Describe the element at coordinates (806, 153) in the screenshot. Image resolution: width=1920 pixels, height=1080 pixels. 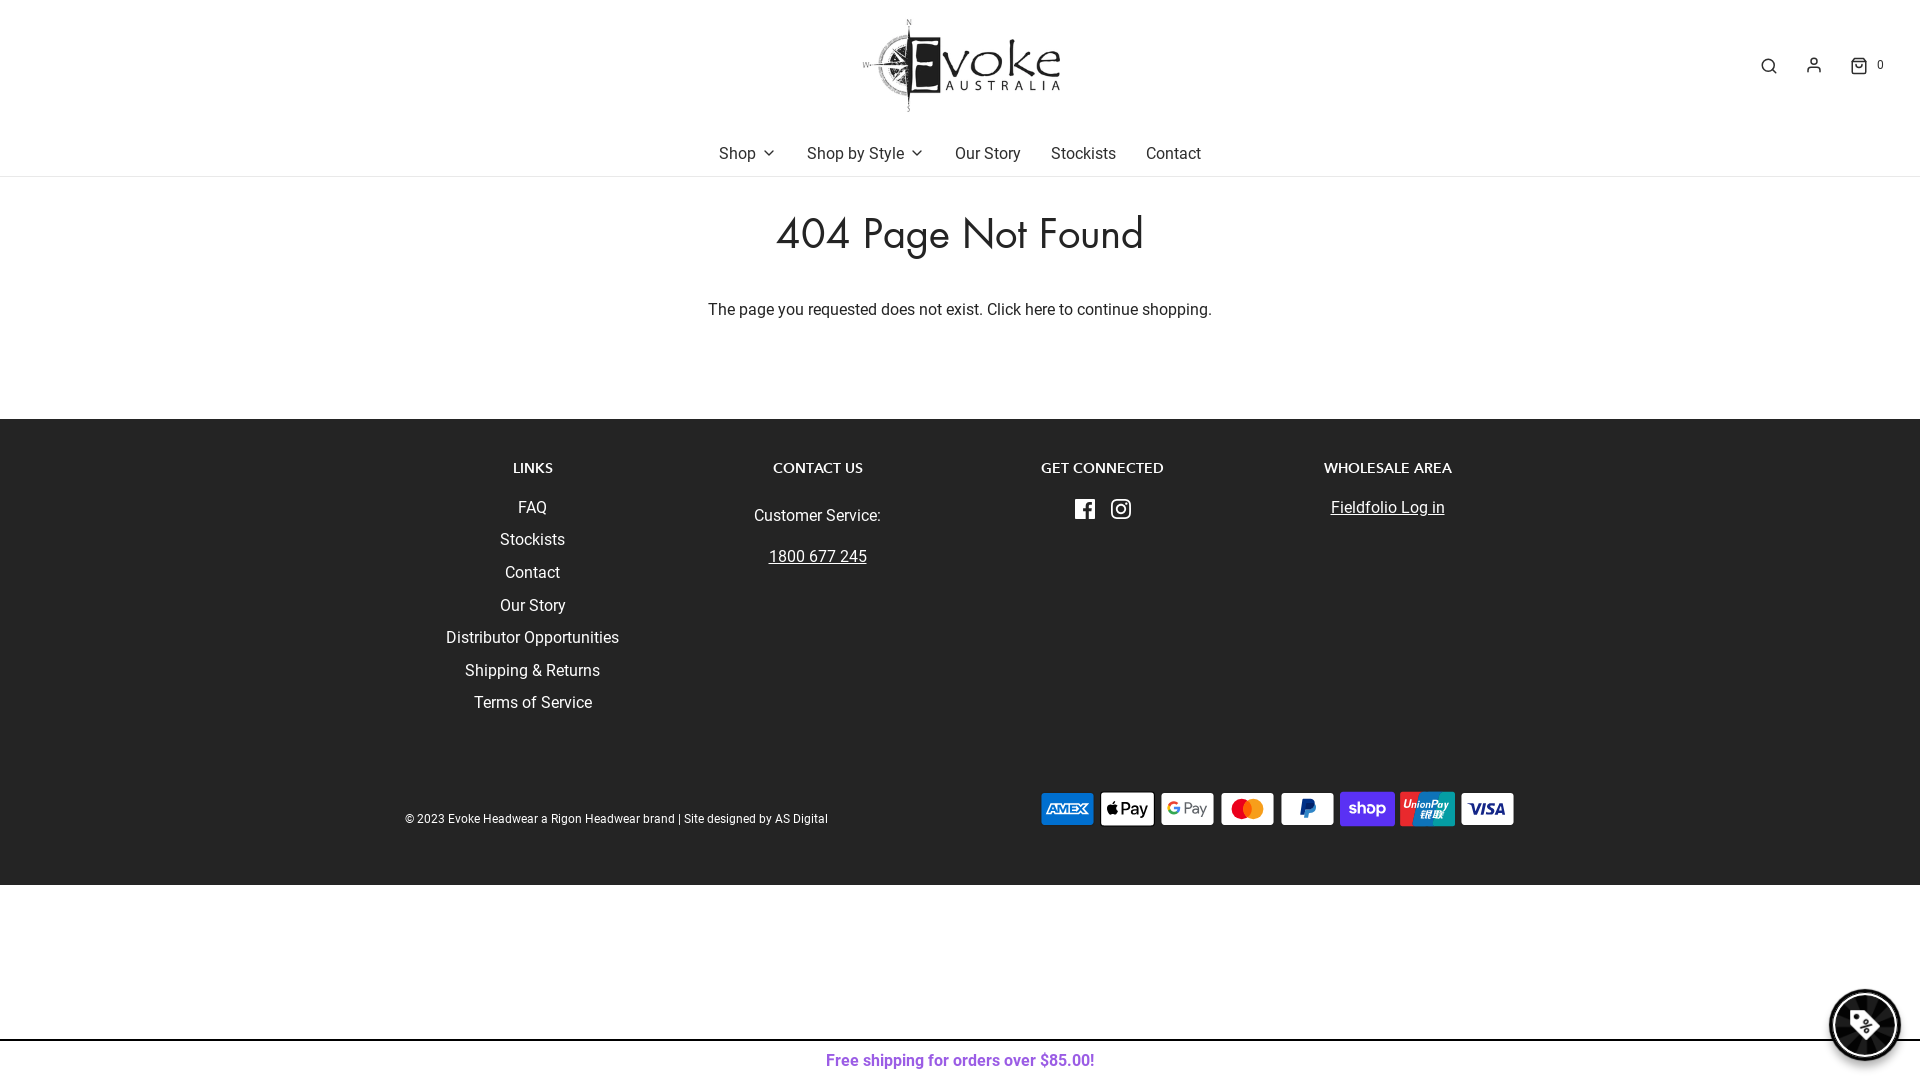
I see `'Shop by Style'` at that location.